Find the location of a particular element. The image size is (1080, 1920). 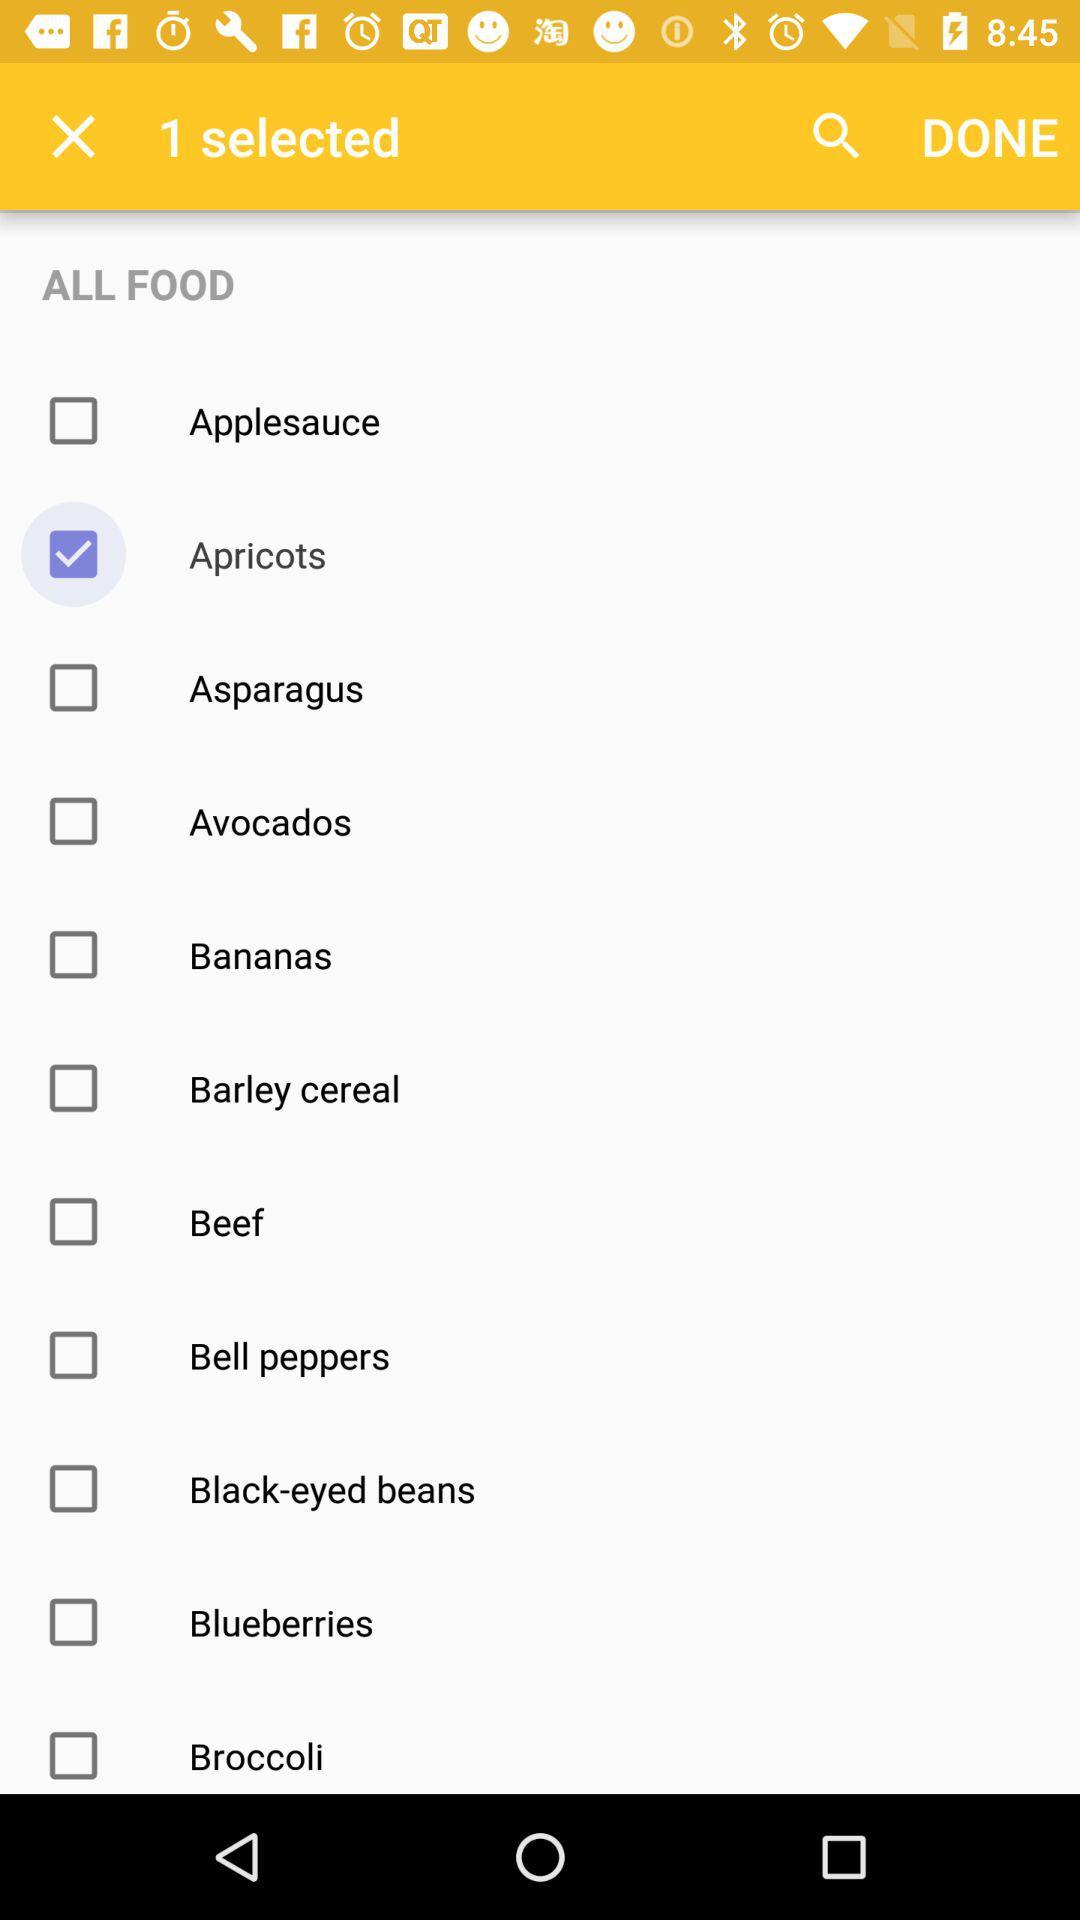

the app next to 1 selected app is located at coordinates (837, 135).